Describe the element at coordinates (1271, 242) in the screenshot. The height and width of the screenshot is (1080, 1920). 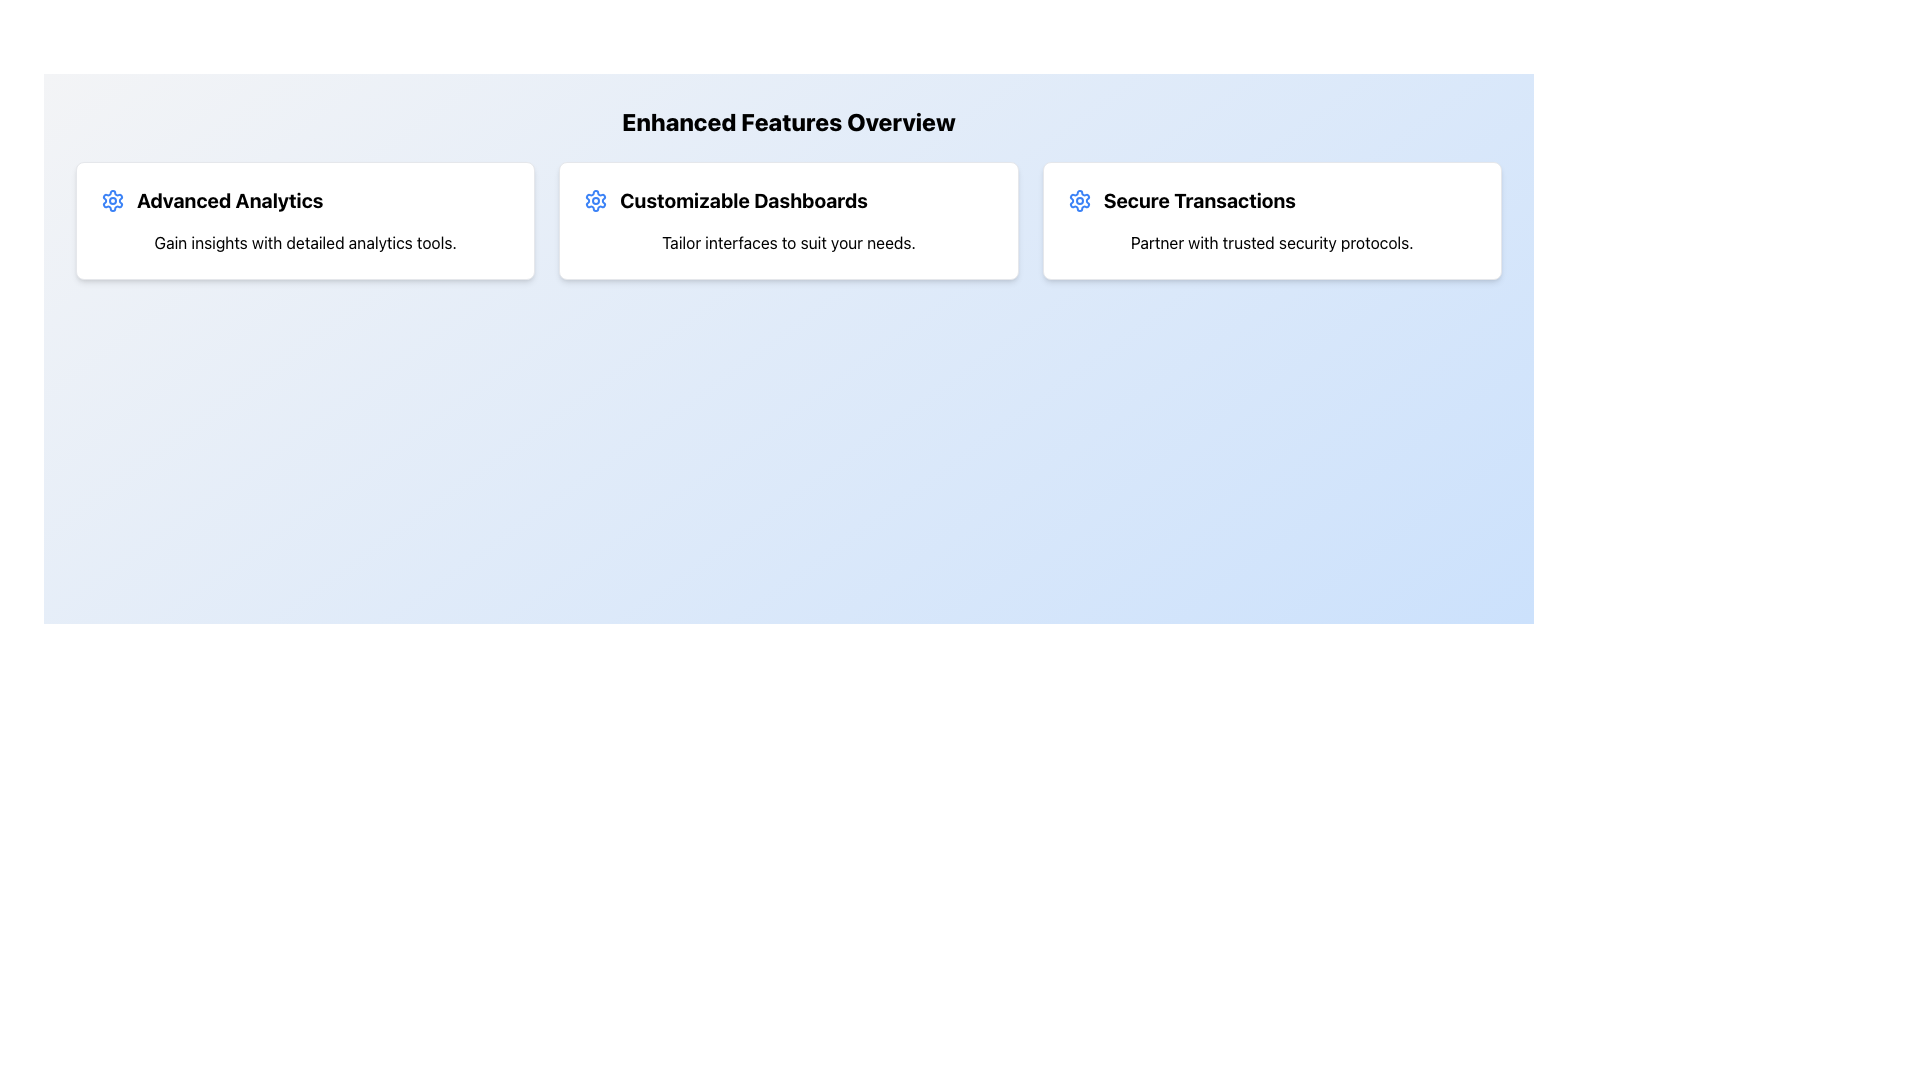
I see `the text label stating 'Partner with trusted security protocols' which is positioned below the title 'Secure Transactions' in the third card of a horizontally arranged layout of similar cards` at that location.